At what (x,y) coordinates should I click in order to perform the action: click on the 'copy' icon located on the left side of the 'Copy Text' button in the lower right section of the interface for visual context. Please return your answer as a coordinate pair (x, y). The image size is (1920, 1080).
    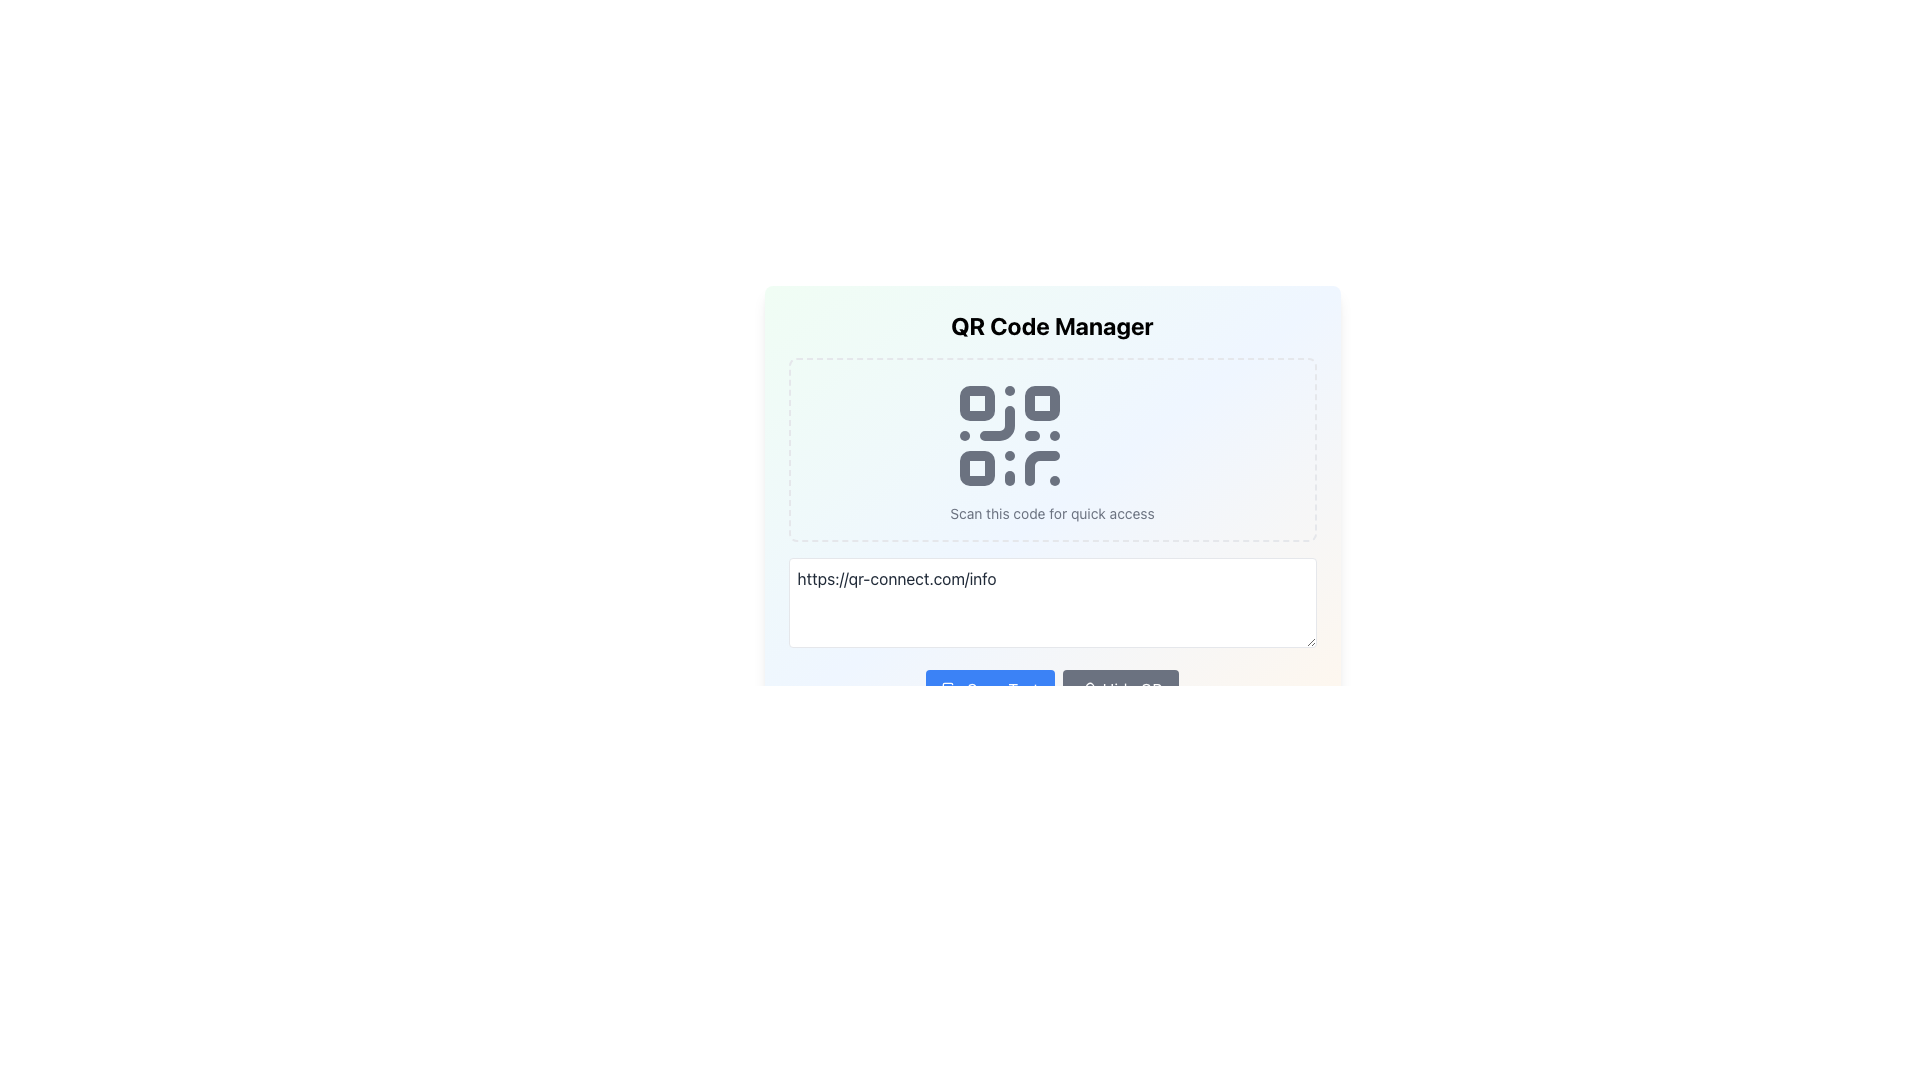
    Looking at the image, I should click on (949, 689).